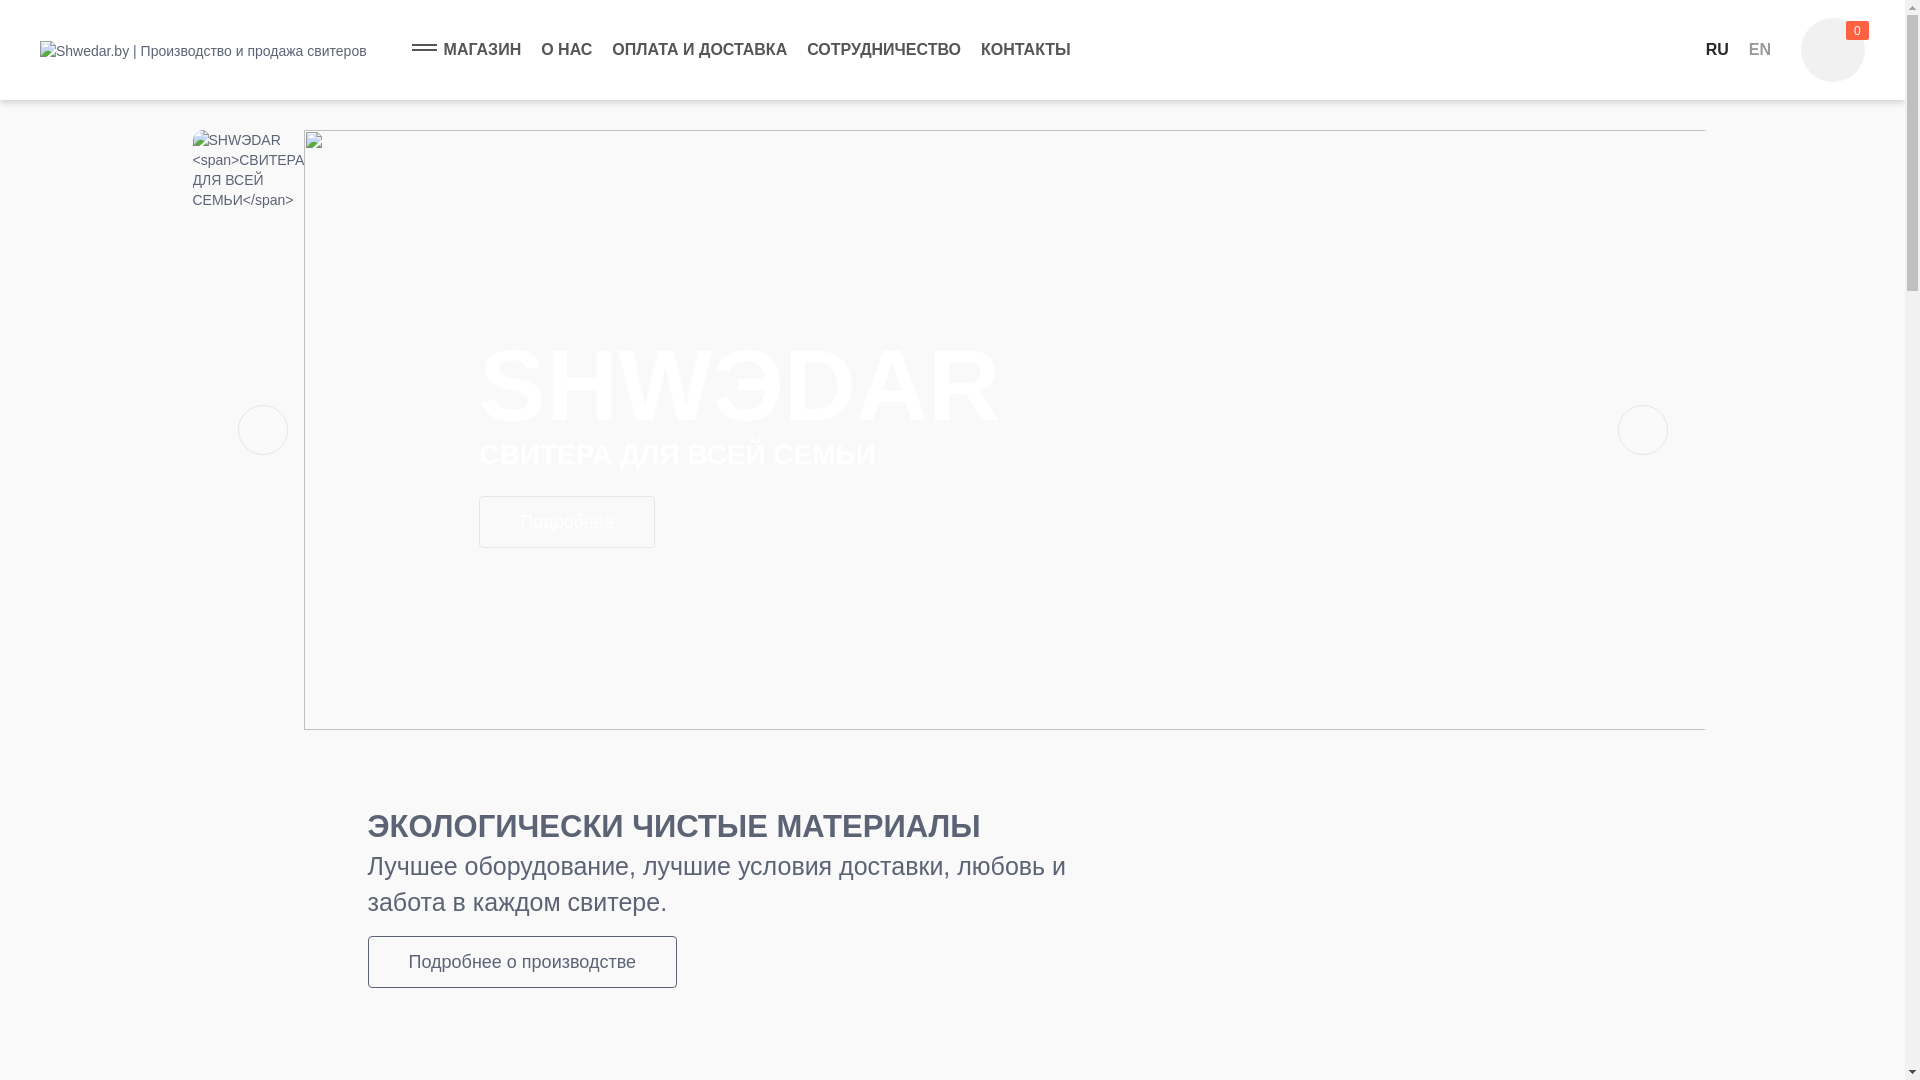 The width and height of the screenshot is (1920, 1080). Describe the element at coordinates (1833, 49) in the screenshot. I see `'0'` at that location.